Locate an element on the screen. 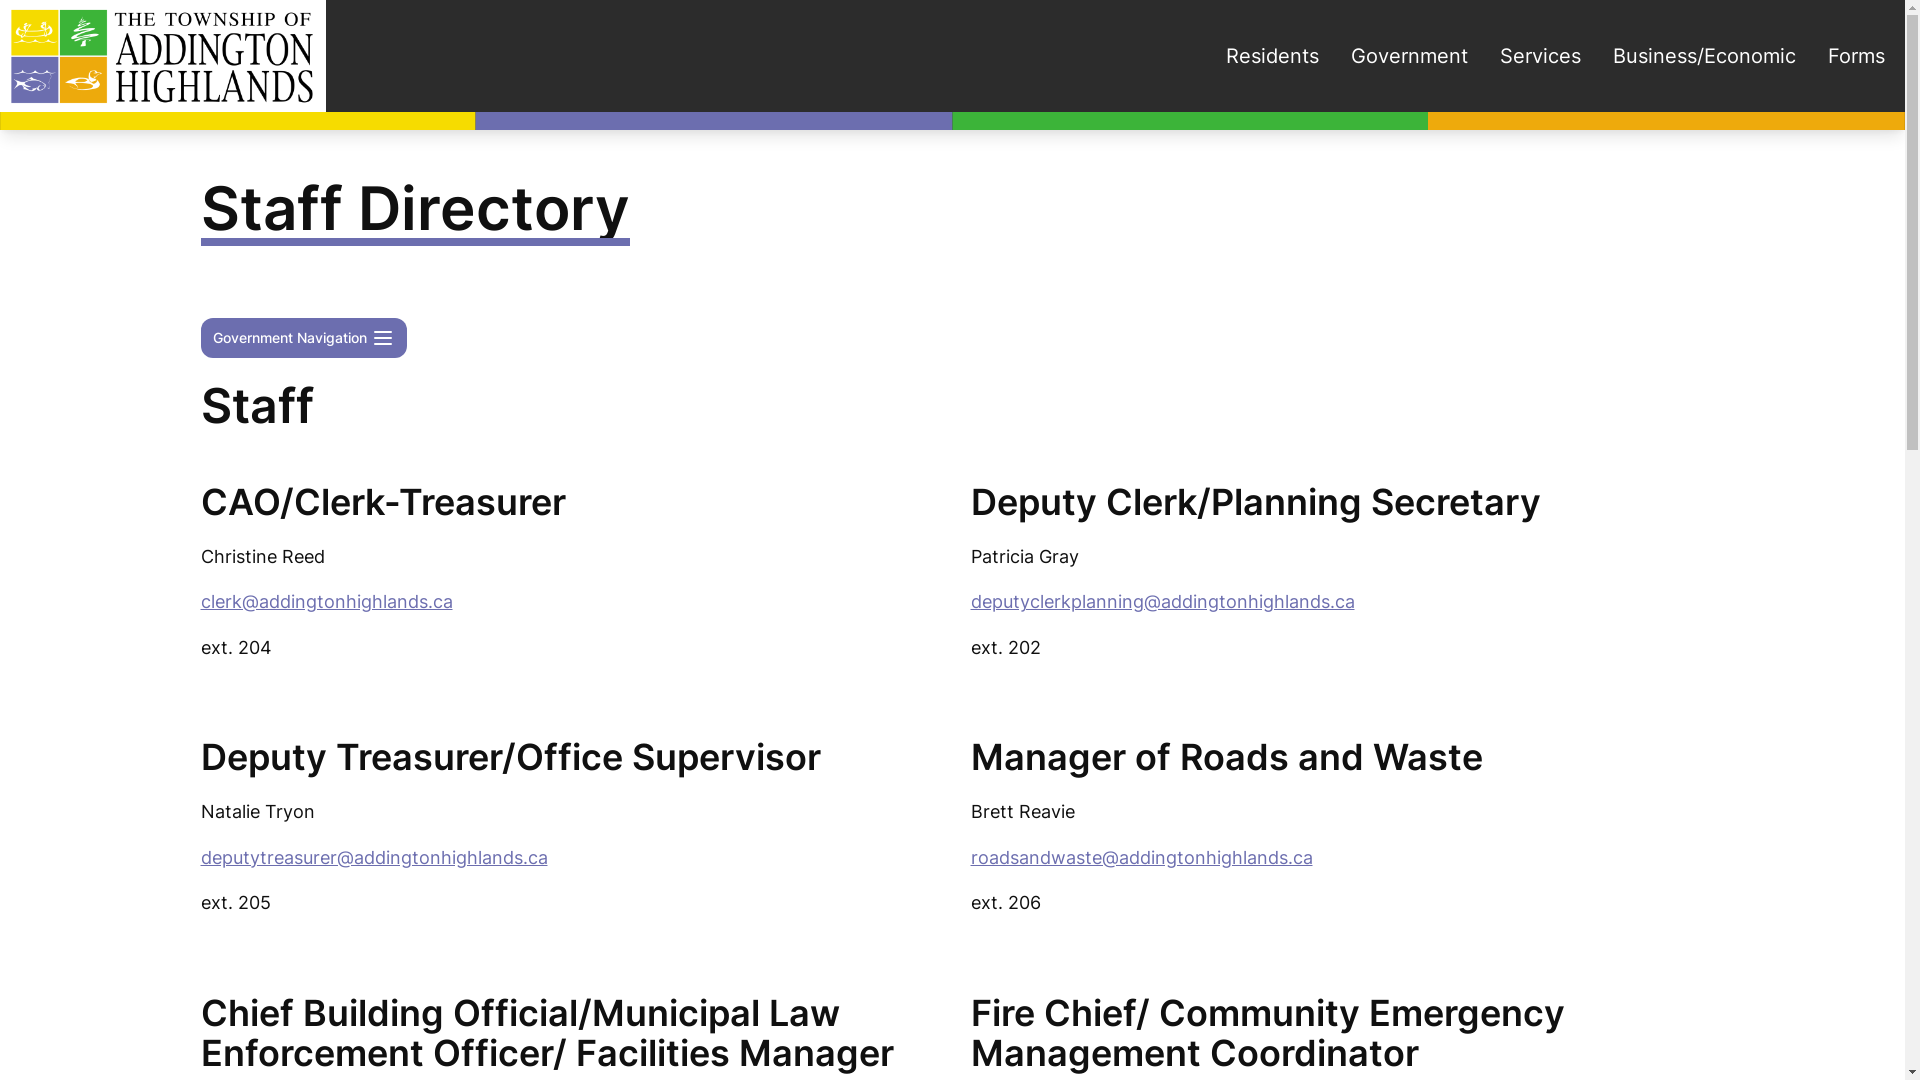 The width and height of the screenshot is (1920, 1080). 'Business/Economic' is located at coordinates (1703, 55).